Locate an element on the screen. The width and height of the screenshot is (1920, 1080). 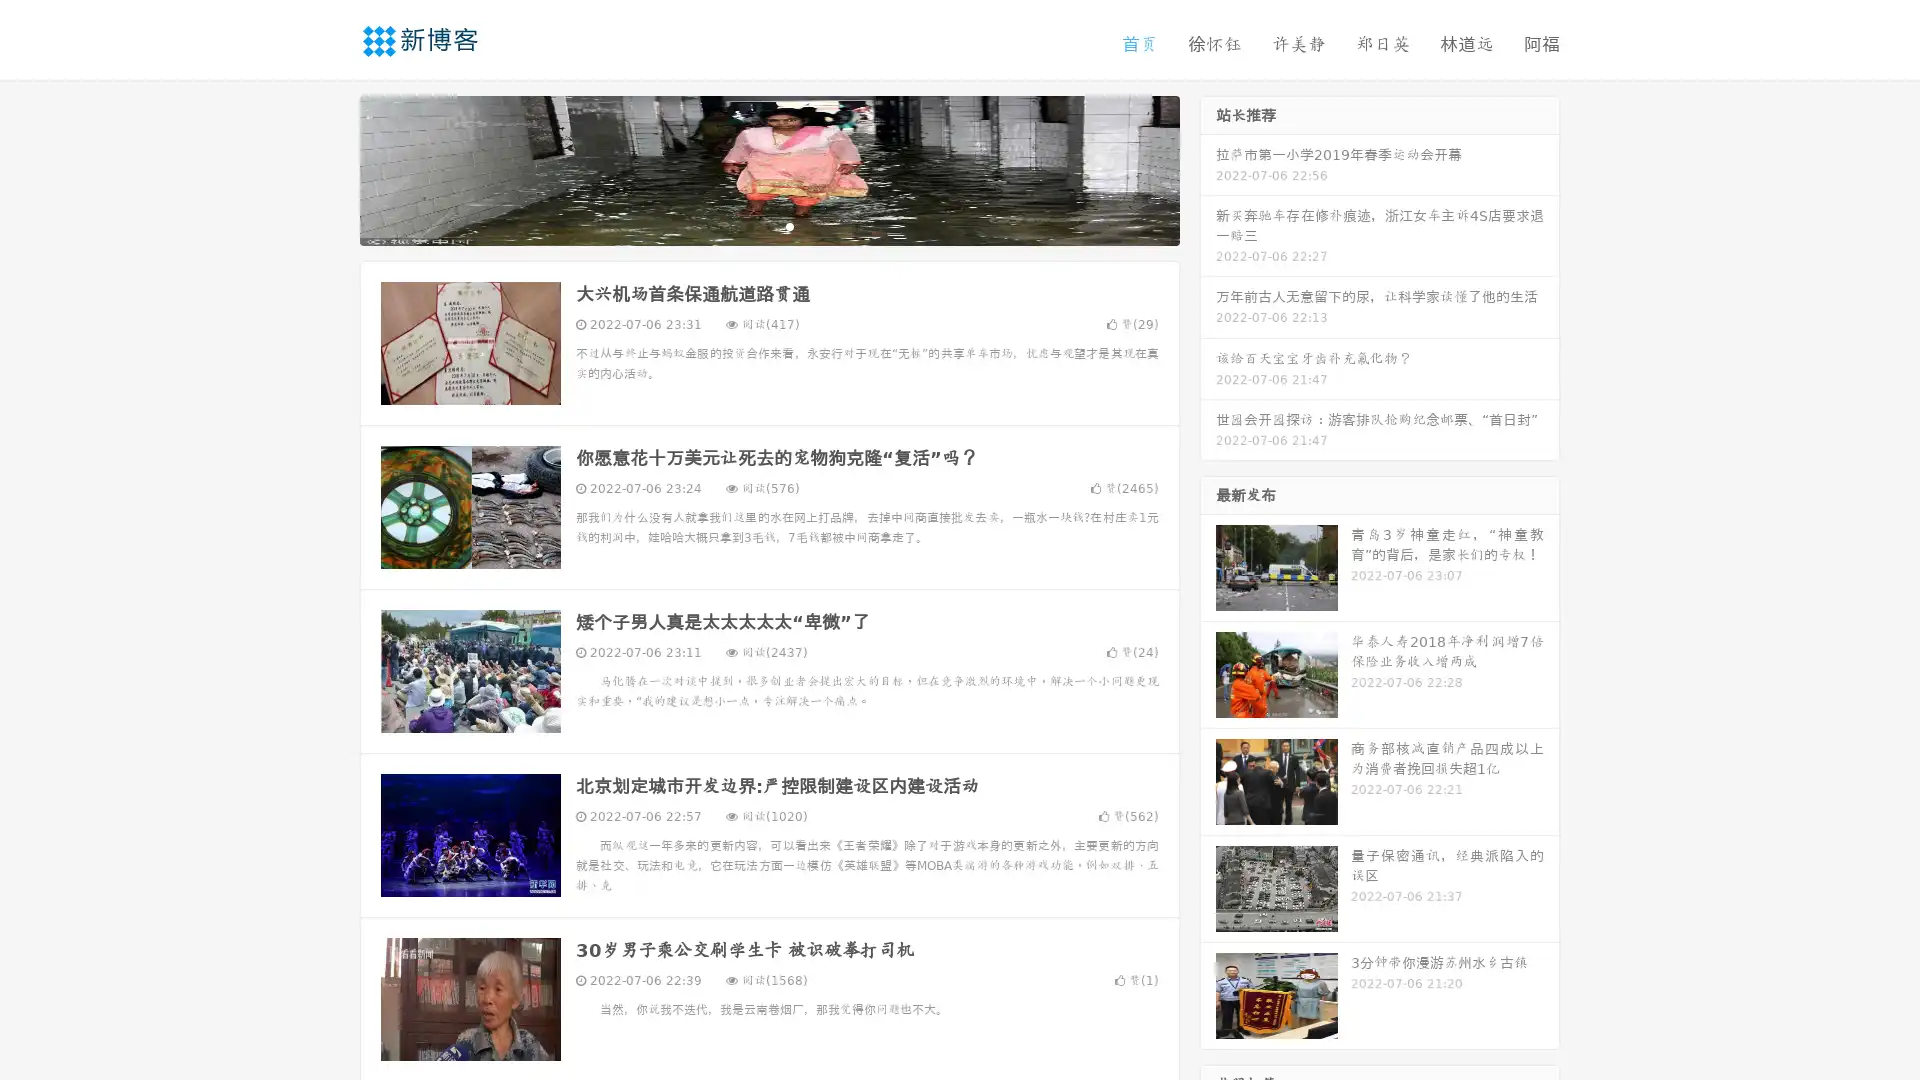
Next slide is located at coordinates (1208, 168).